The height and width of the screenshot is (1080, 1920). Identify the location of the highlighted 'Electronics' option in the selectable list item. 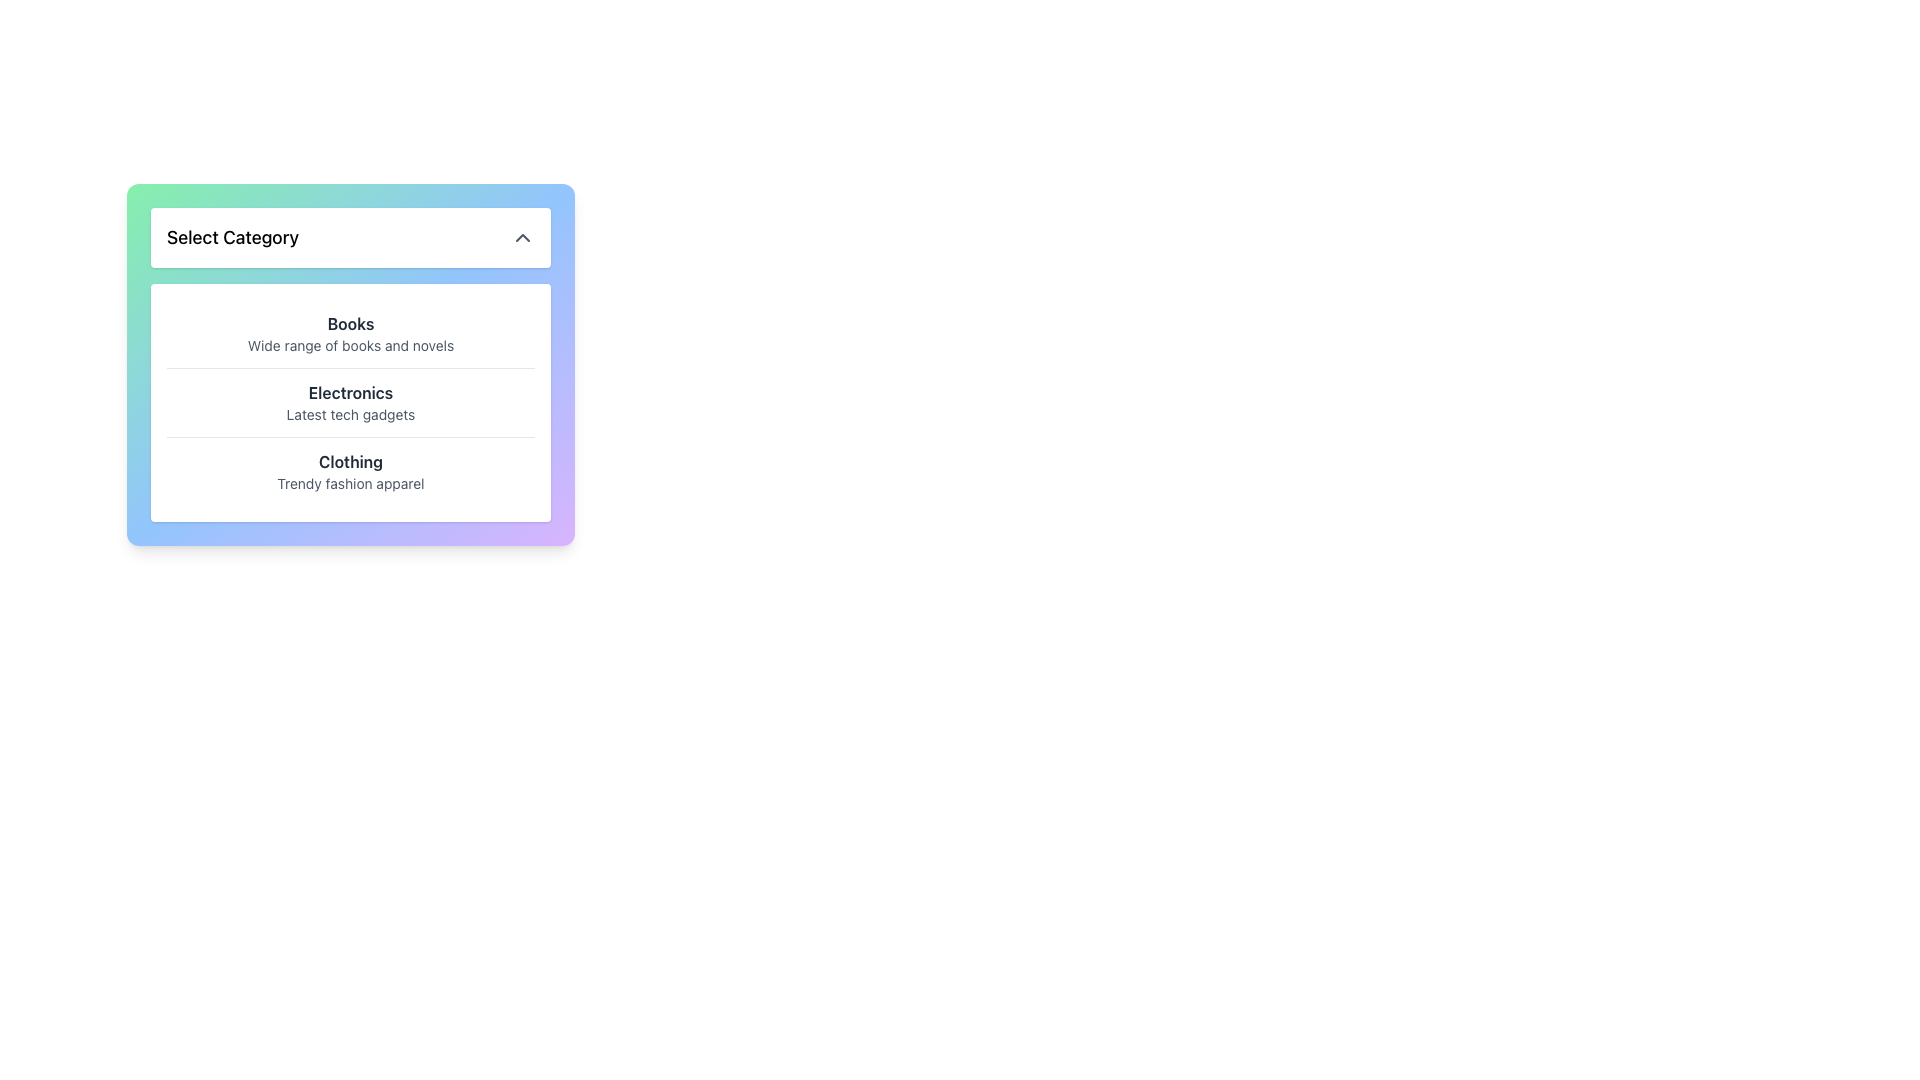
(350, 402).